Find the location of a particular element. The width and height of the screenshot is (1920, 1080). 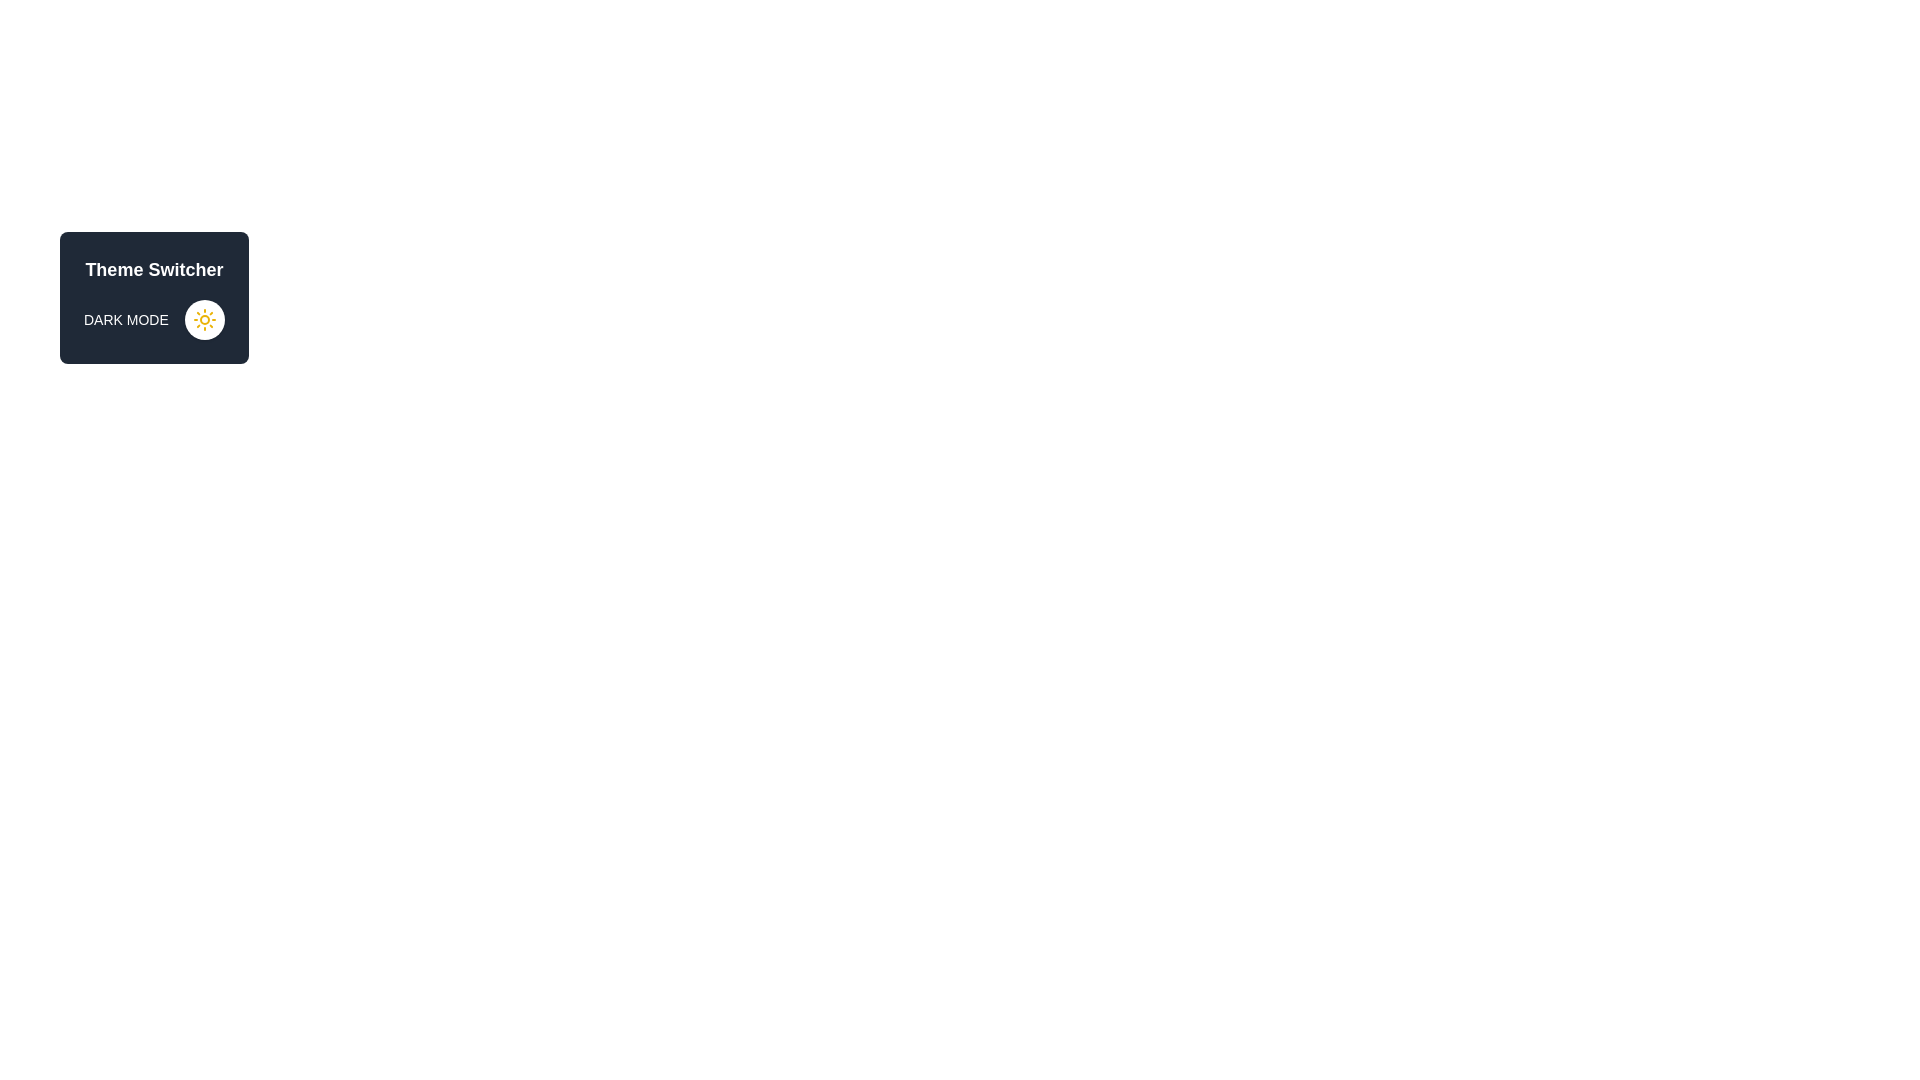

the toggle switch located below the 'Theme Switcher' text to switch themes between light and dark modes is located at coordinates (153, 319).